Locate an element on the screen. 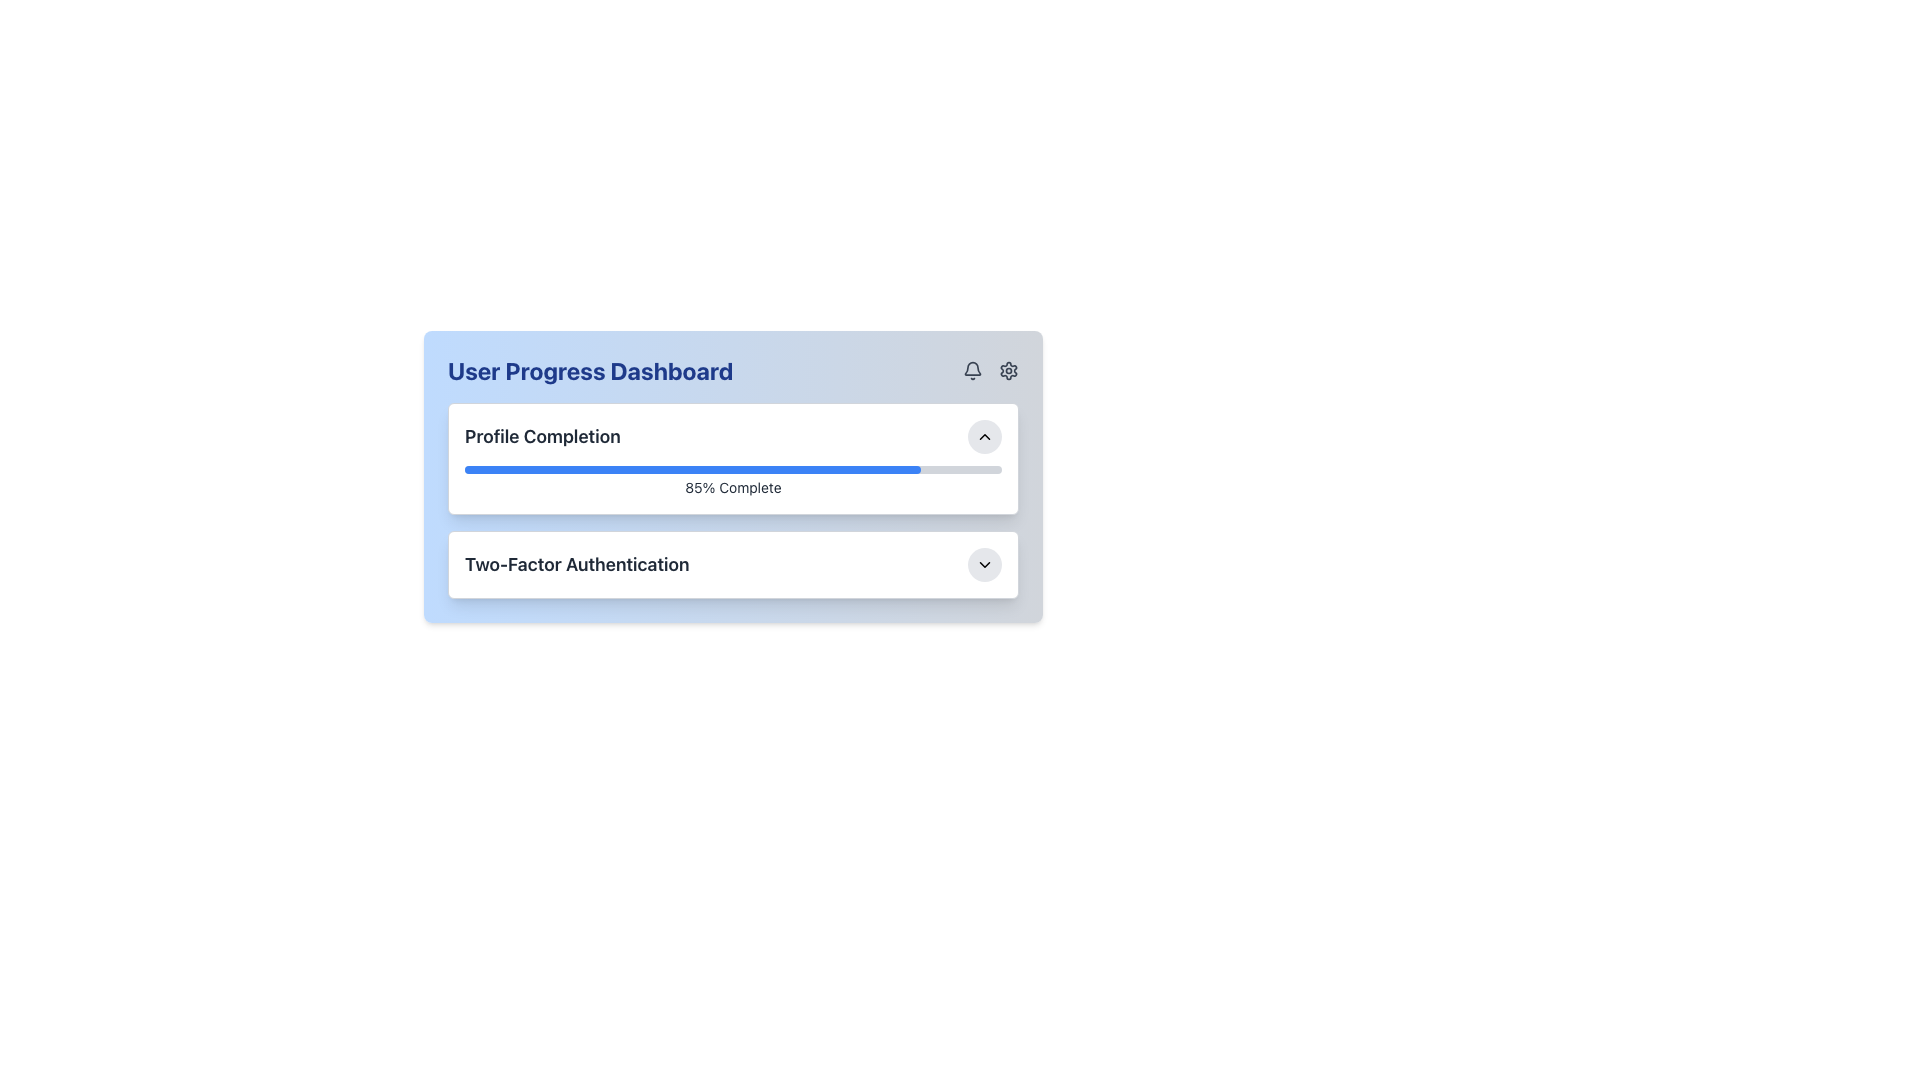 The image size is (1920, 1080). the Text Label that displays the user's completion percentage, located below the progress bar in the 'Profile Completion' section of the 'User Progress Dashboard' is located at coordinates (732, 488).